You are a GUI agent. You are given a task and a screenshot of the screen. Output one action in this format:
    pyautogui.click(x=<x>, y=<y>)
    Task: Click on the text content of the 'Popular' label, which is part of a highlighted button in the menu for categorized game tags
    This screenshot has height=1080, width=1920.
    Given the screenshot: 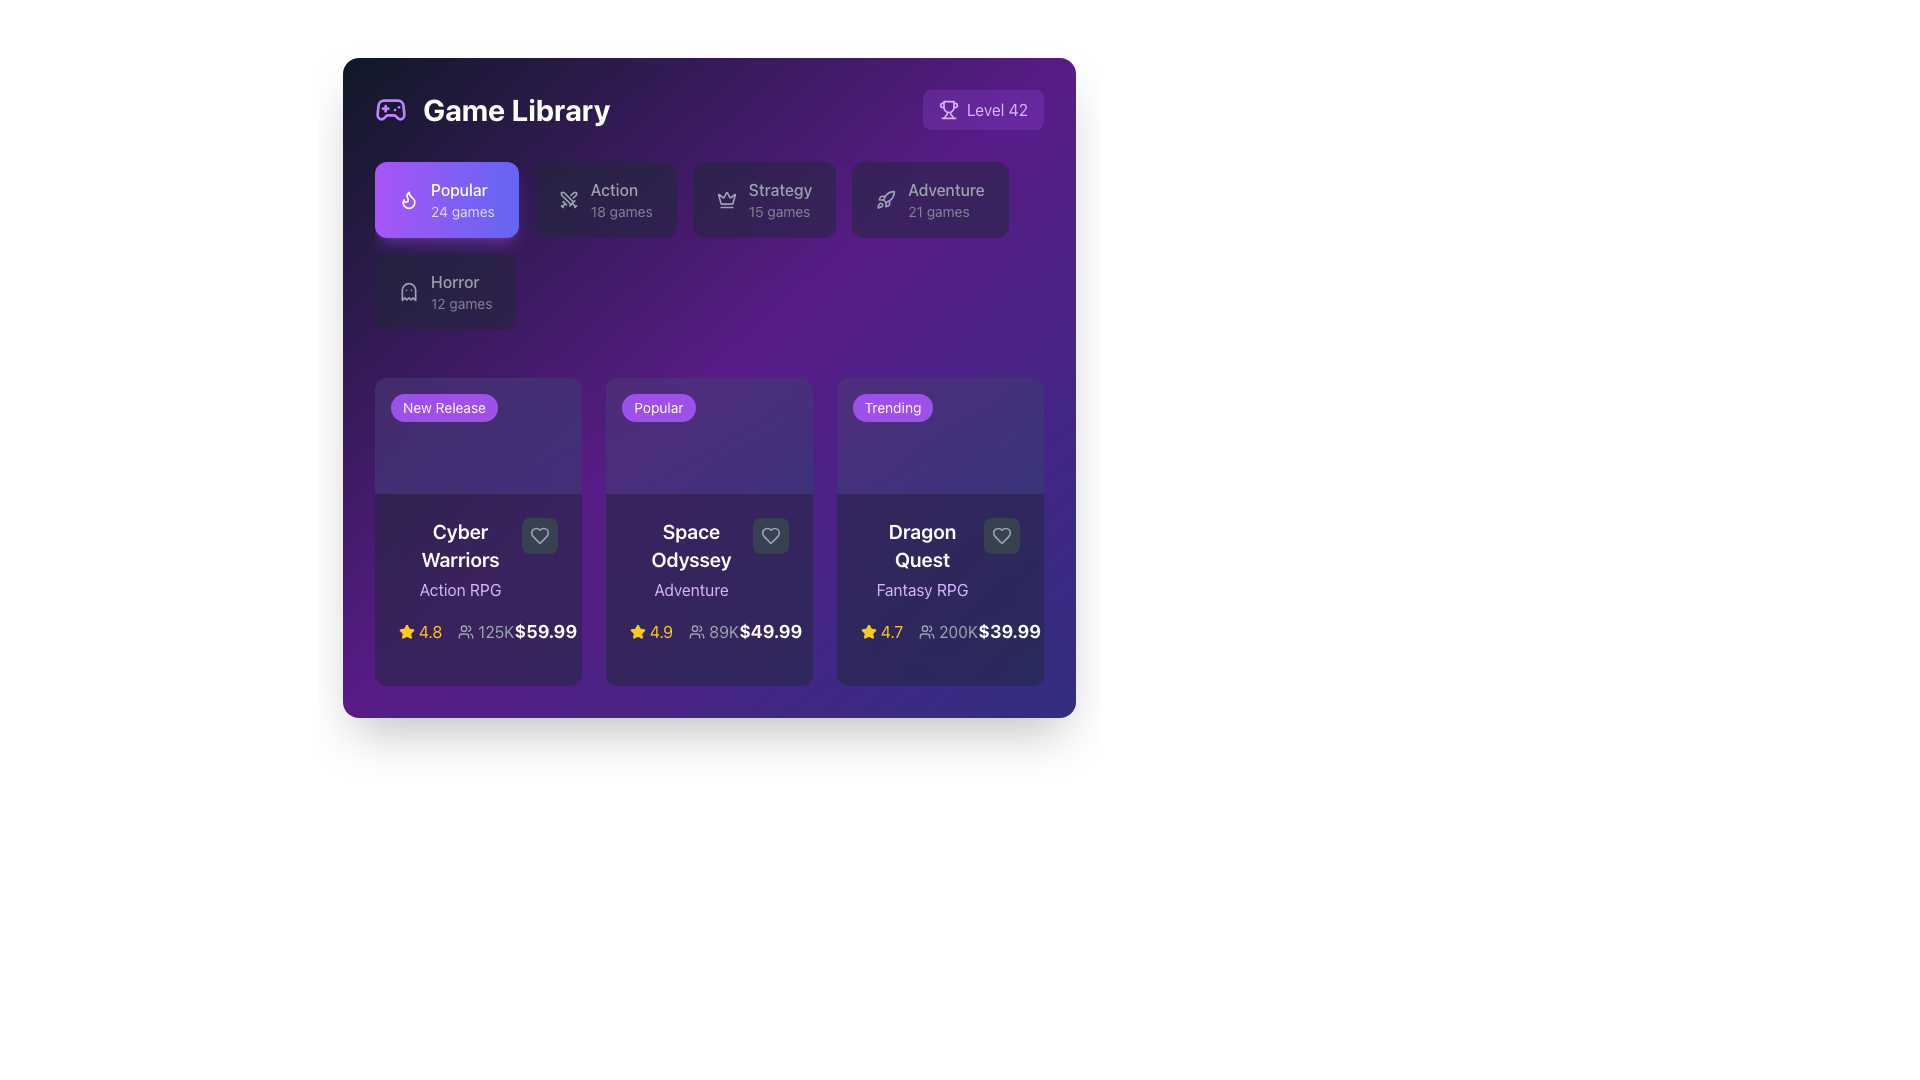 What is the action you would take?
    pyautogui.click(x=461, y=189)
    